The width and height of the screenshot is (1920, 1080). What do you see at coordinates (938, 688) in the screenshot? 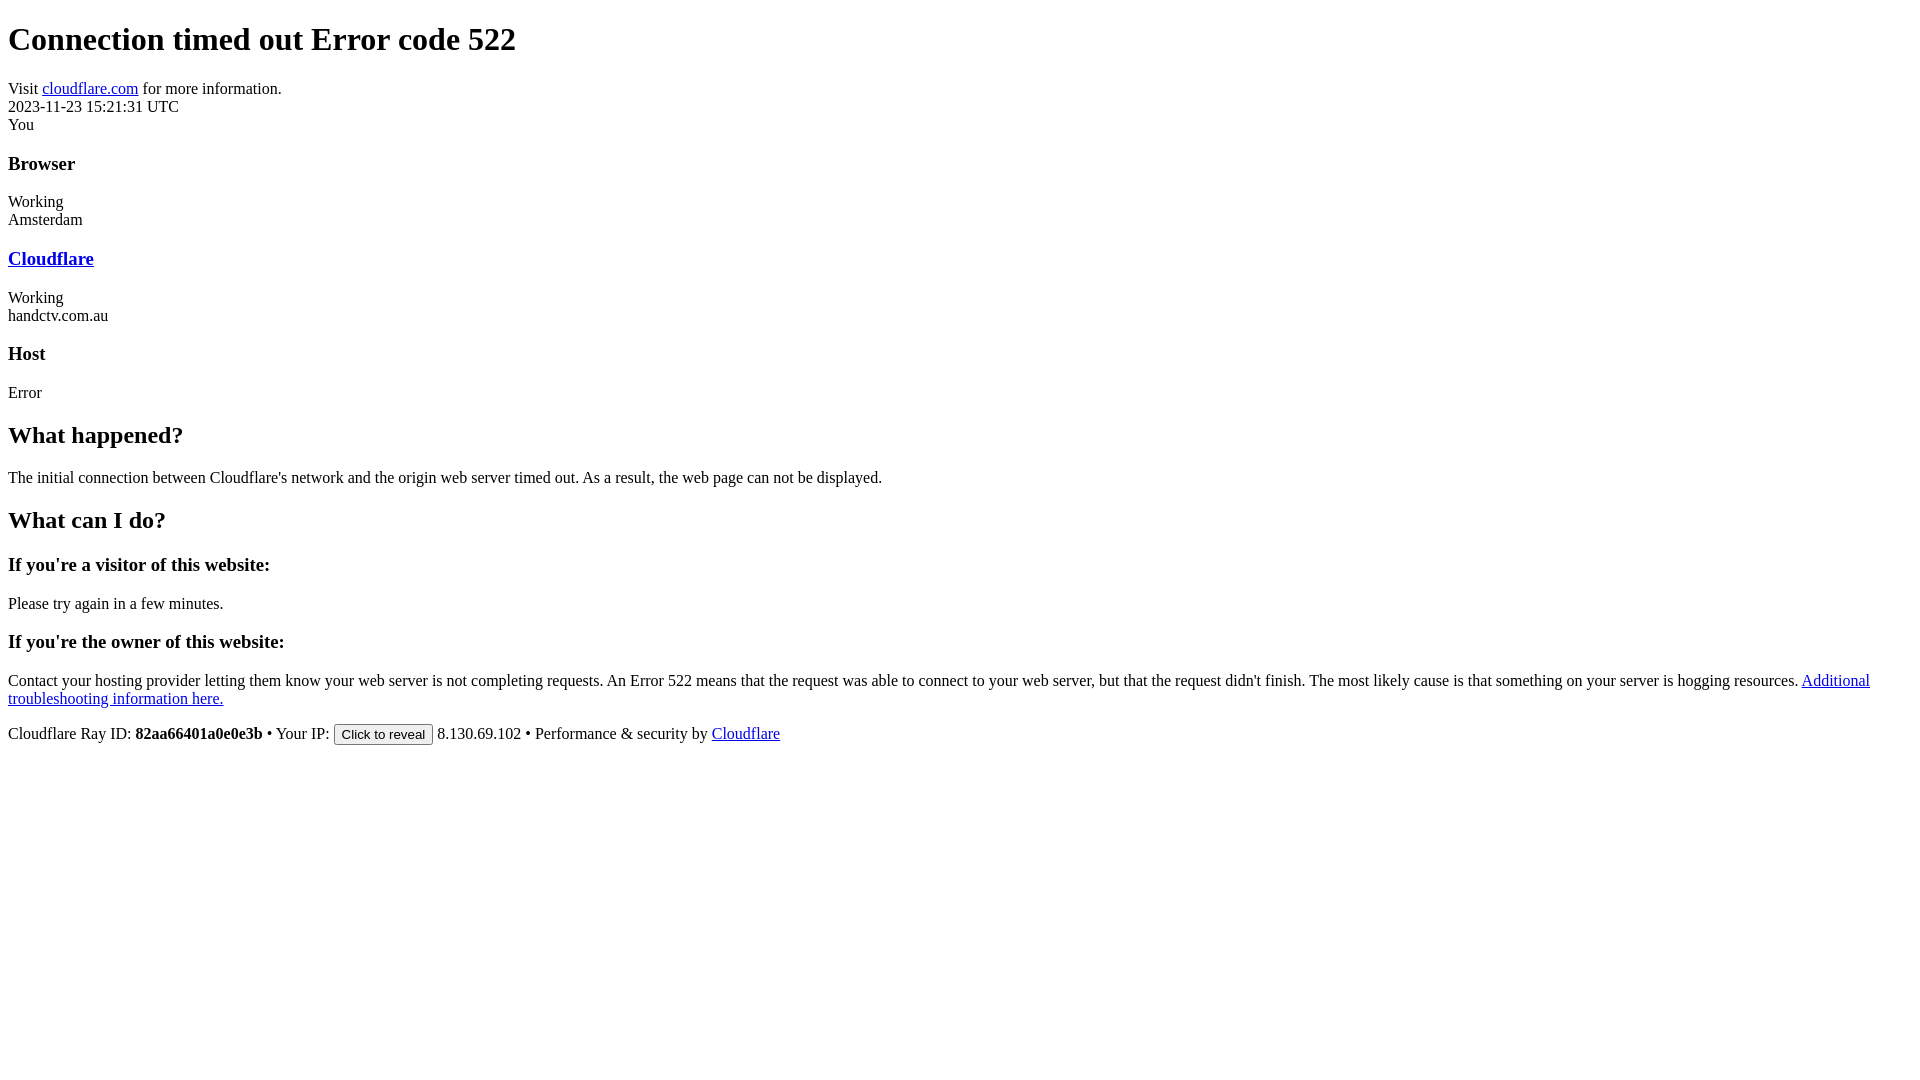
I see `'Additional troubleshooting information here.'` at bounding box center [938, 688].